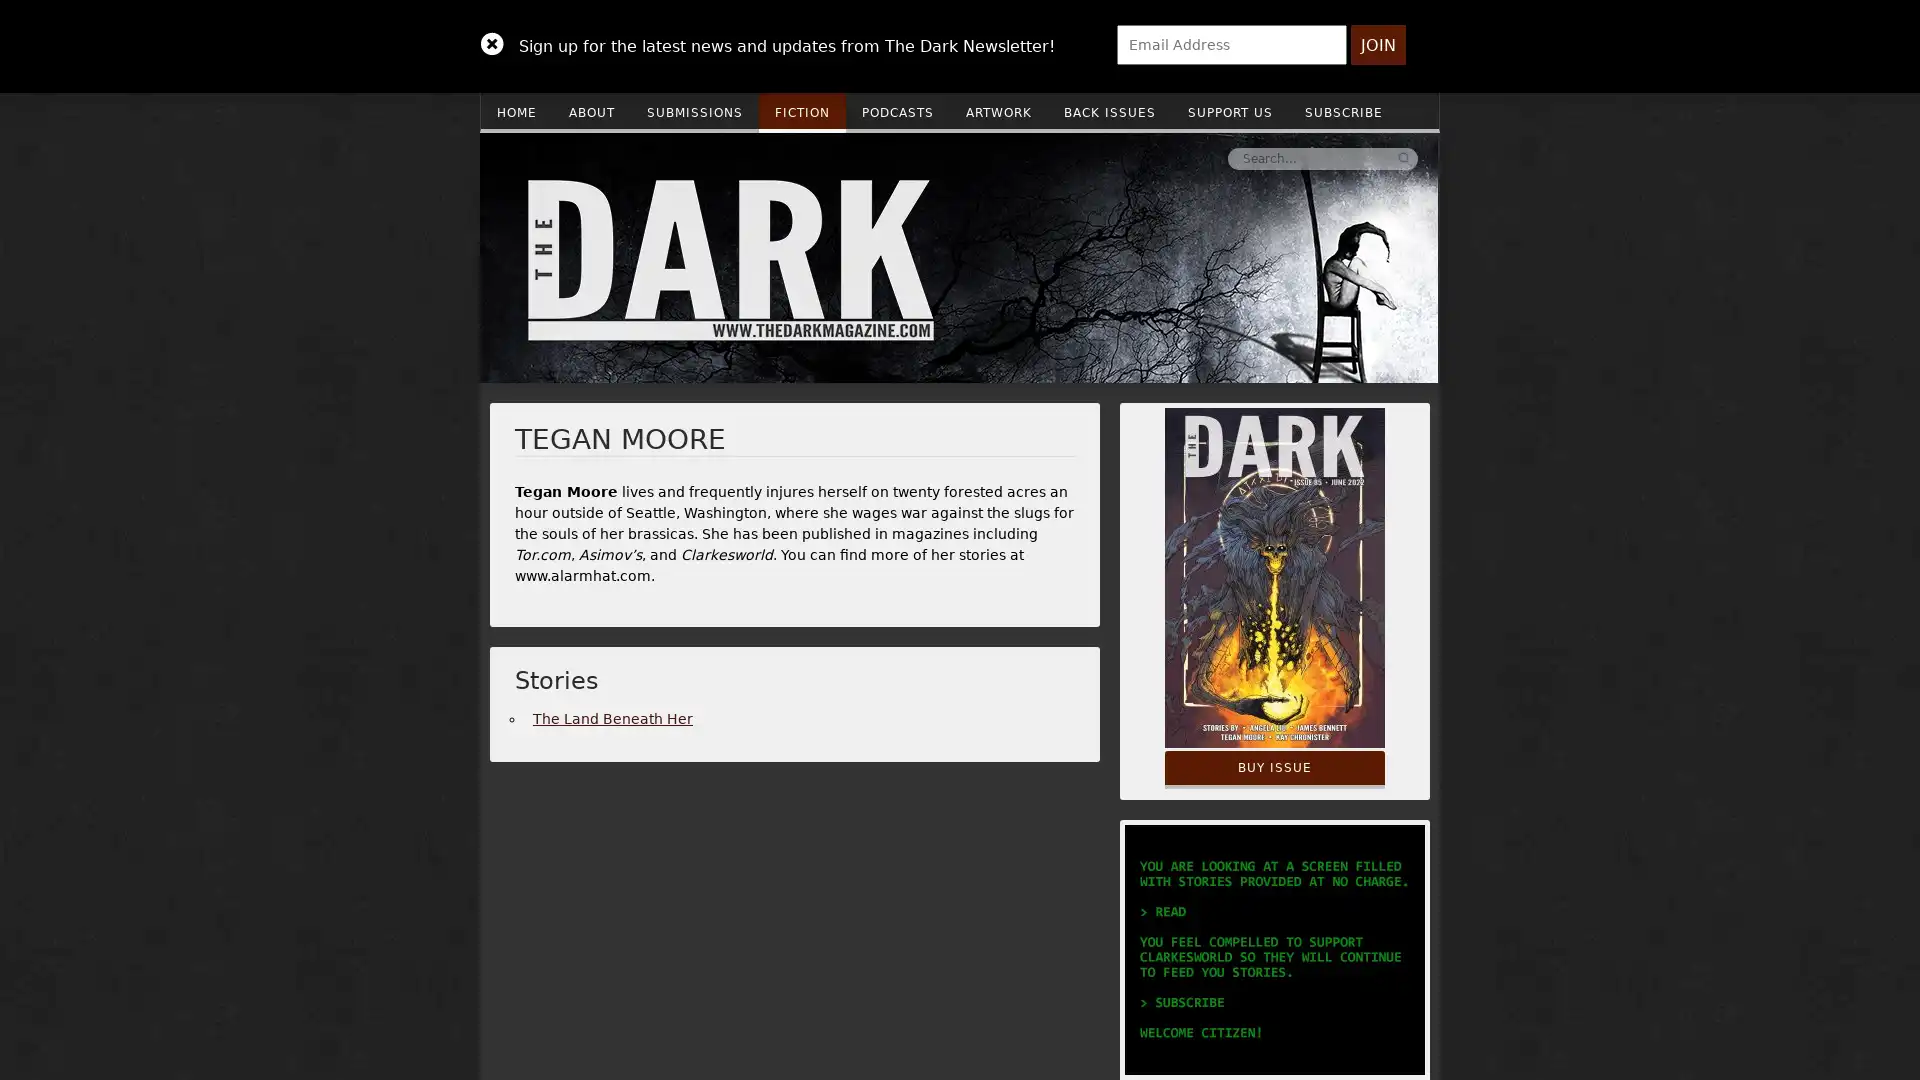 The height and width of the screenshot is (1080, 1920). What do you see at coordinates (1377, 45) in the screenshot?
I see `Join` at bounding box center [1377, 45].